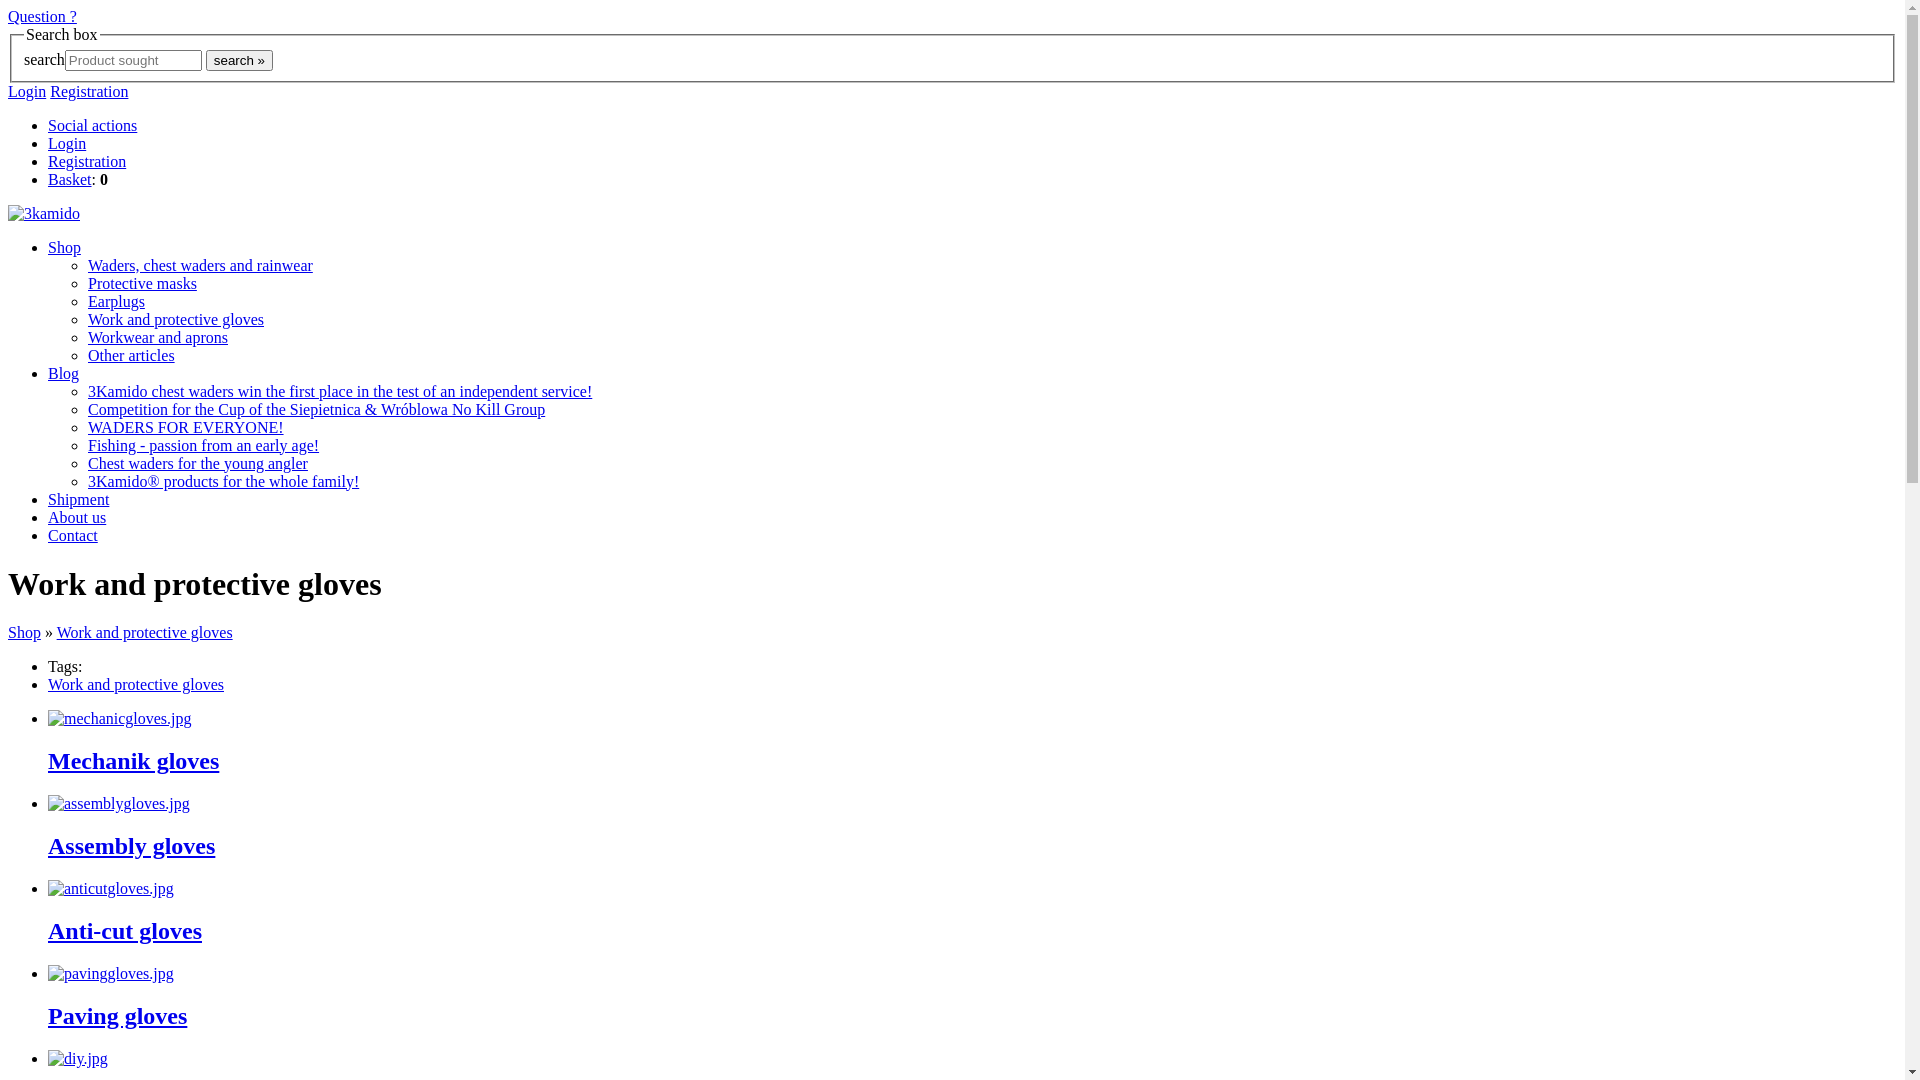 This screenshot has width=1920, height=1080. Describe the element at coordinates (42, 16) in the screenshot. I see `'Question ?'` at that location.